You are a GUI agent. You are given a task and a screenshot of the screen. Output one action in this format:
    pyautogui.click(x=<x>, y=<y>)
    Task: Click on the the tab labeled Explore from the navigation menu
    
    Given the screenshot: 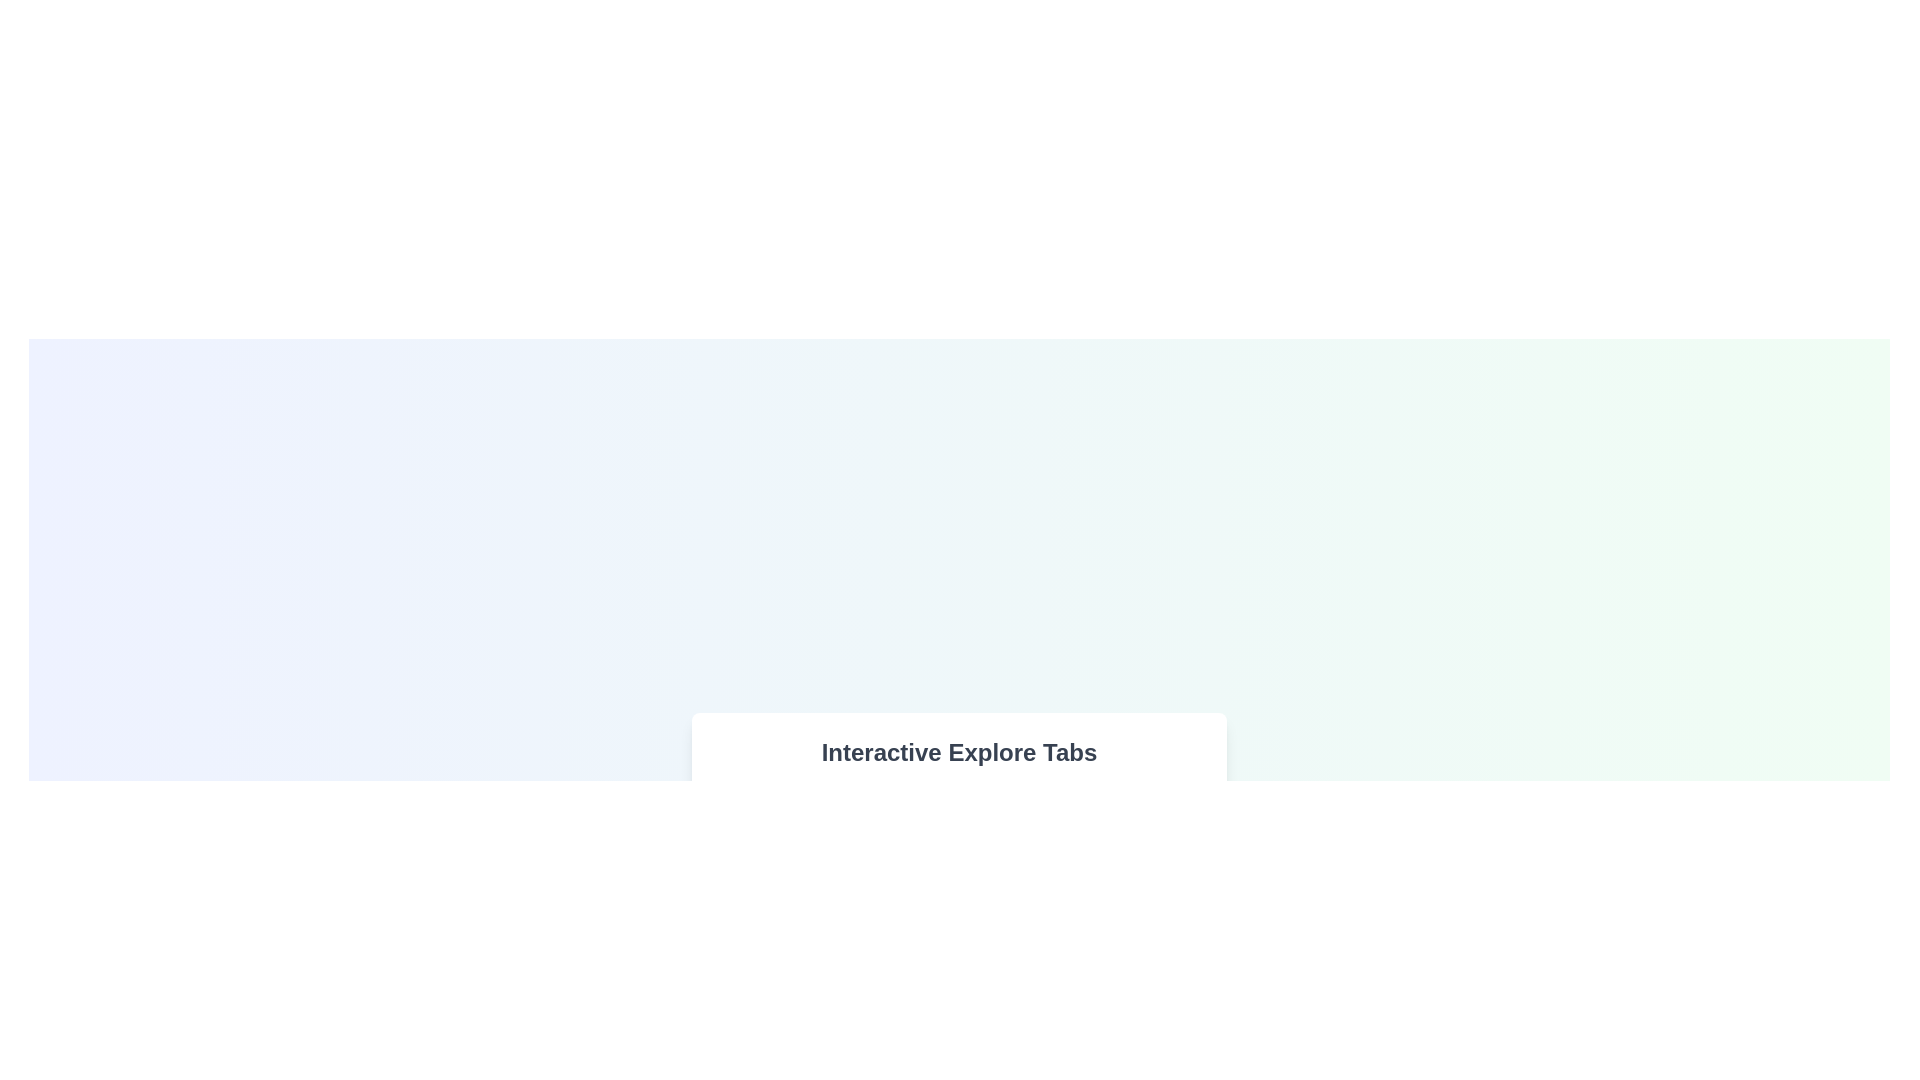 What is the action you would take?
    pyautogui.click(x=776, y=814)
    